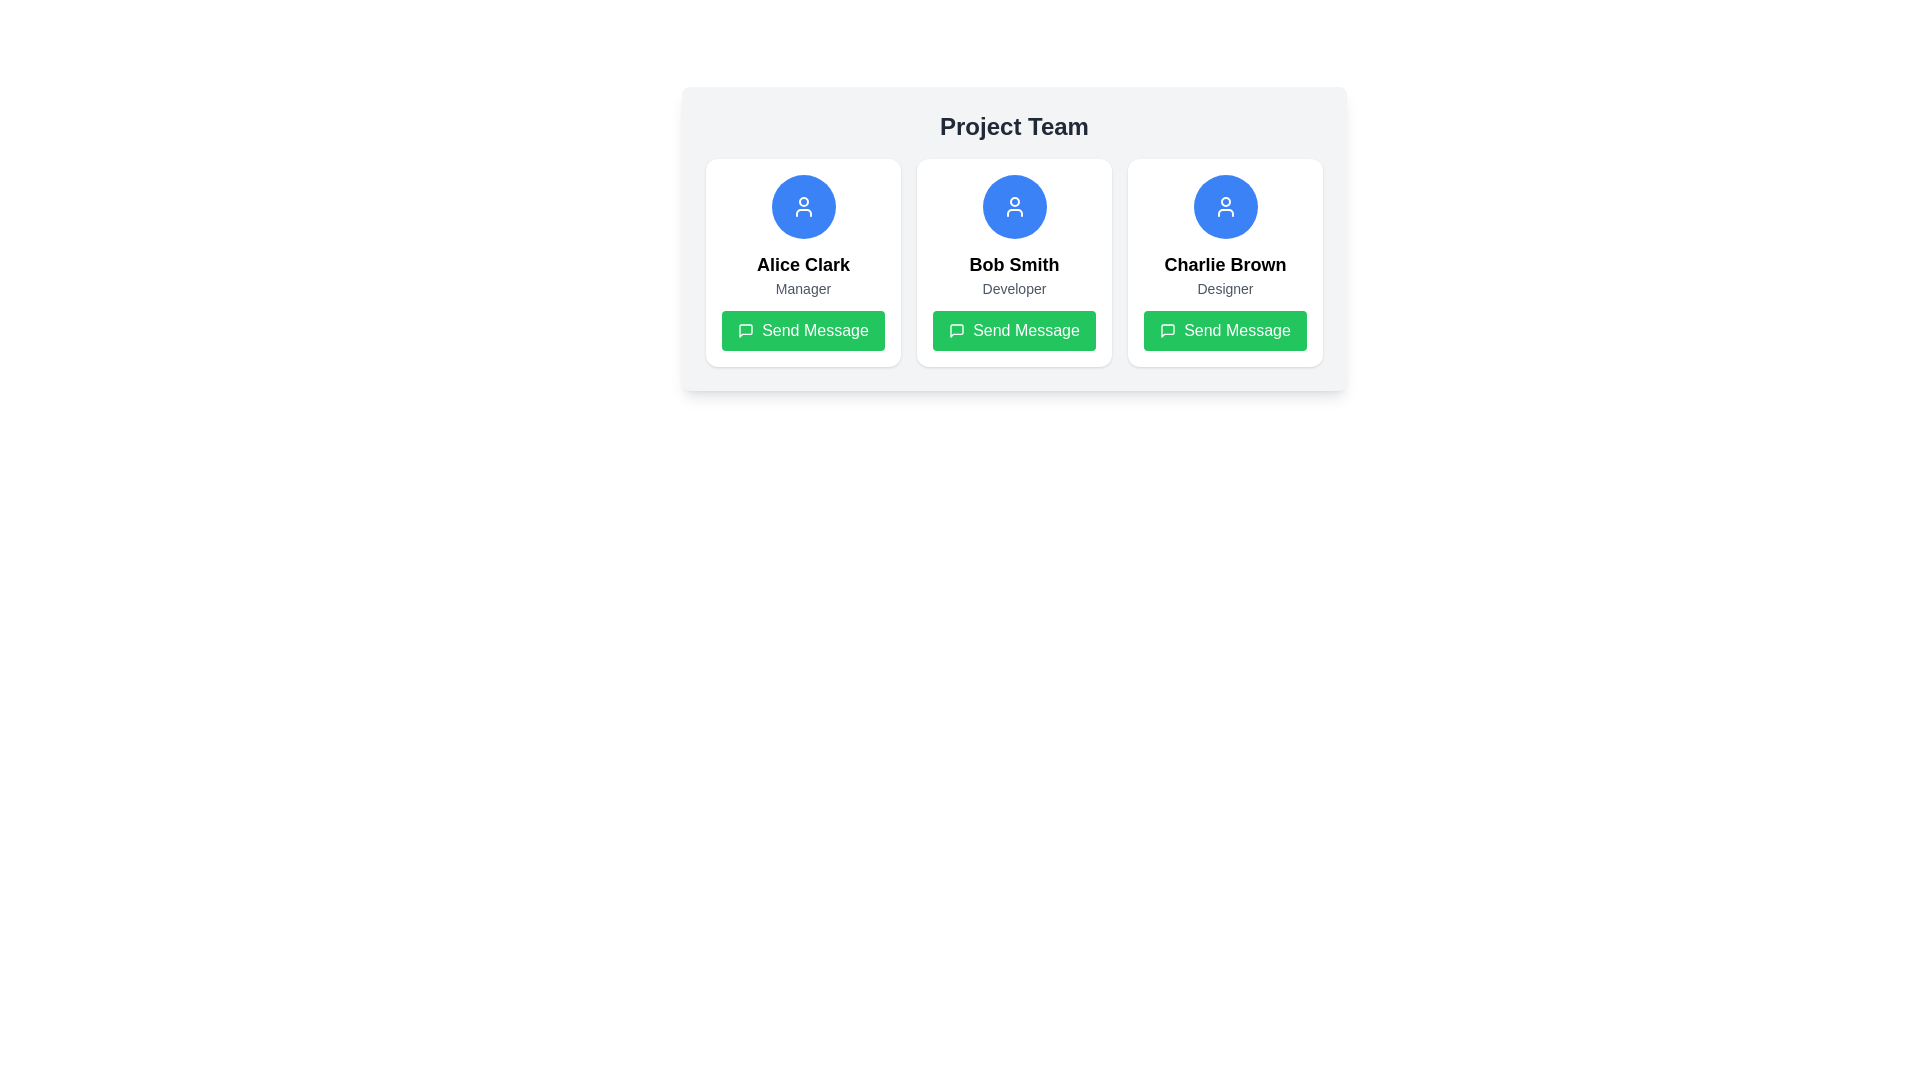 This screenshot has width=1920, height=1080. I want to click on the profile icon representing Charlie Brown, which is located in the upper portion of the card and is centrally aligned above the text label, so click(1224, 207).